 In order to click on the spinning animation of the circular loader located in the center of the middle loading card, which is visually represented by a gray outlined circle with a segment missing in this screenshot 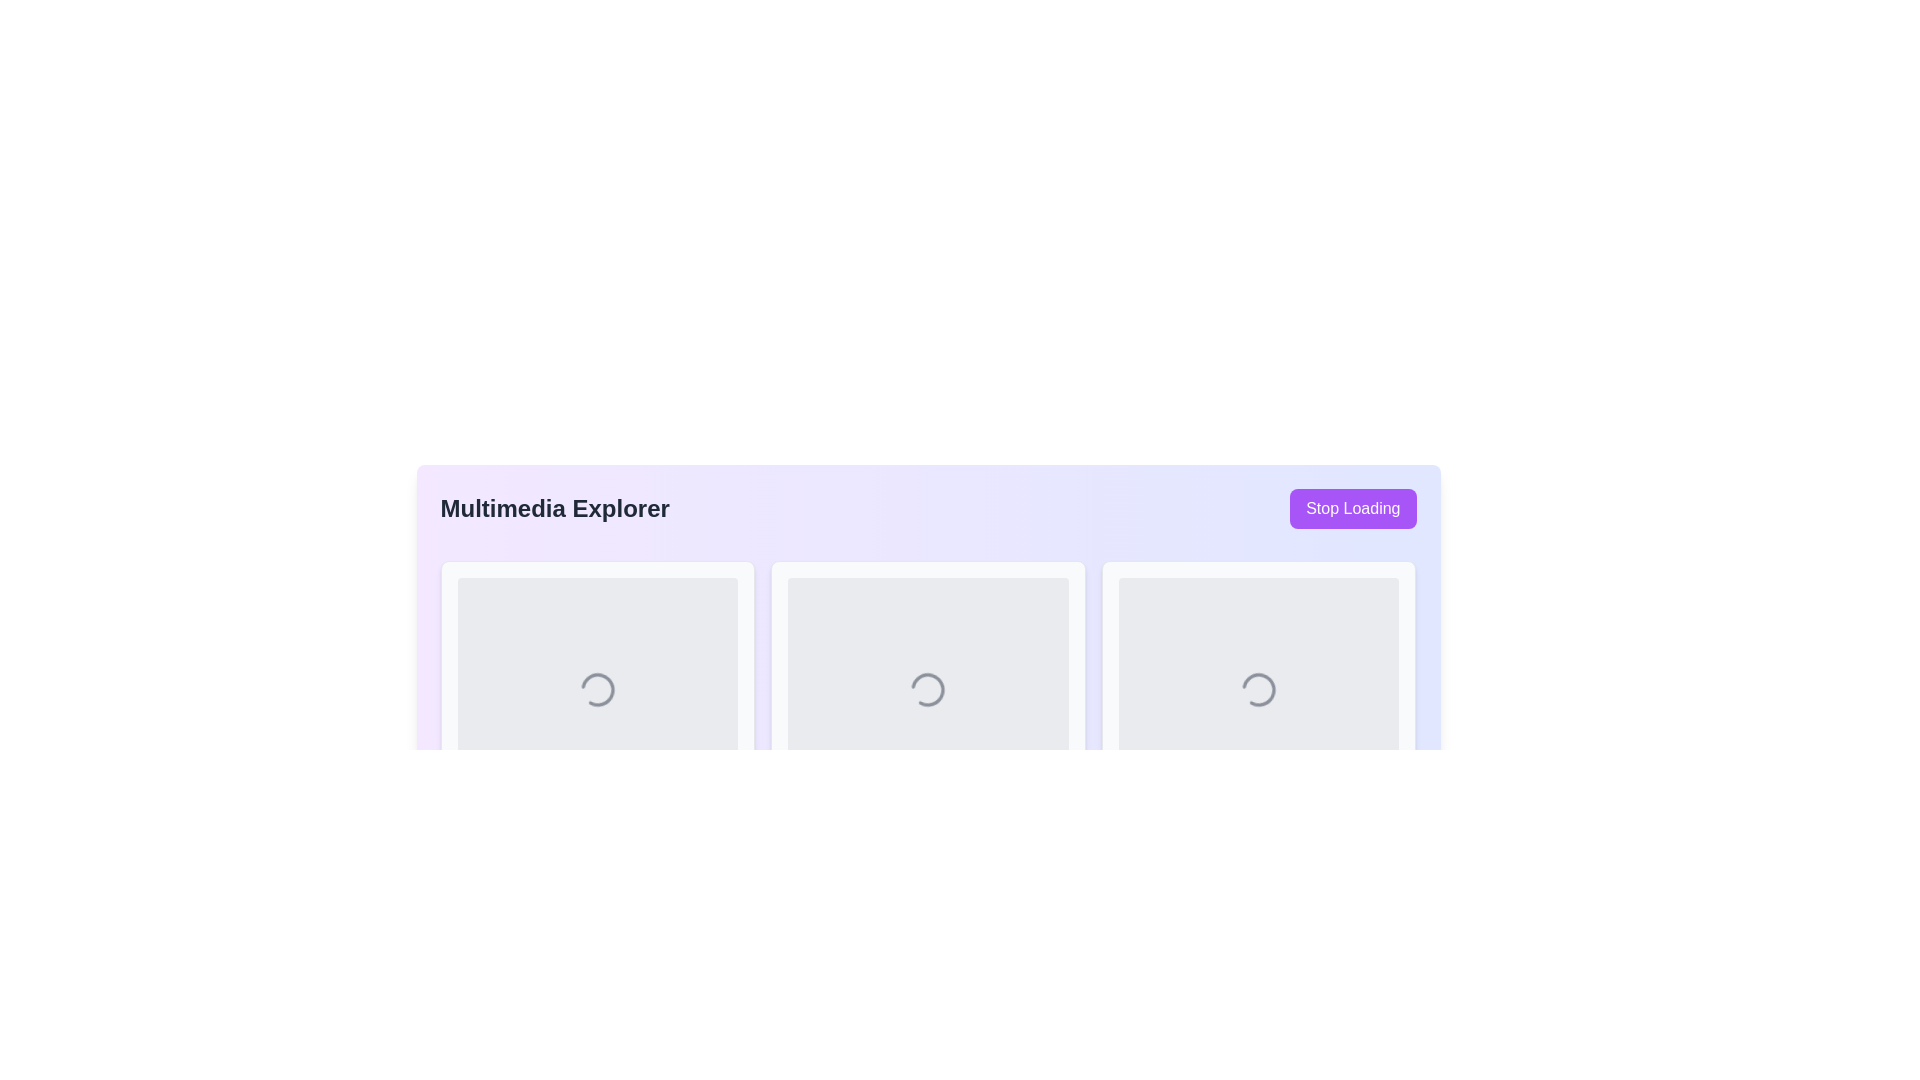, I will do `click(927, 689)`.